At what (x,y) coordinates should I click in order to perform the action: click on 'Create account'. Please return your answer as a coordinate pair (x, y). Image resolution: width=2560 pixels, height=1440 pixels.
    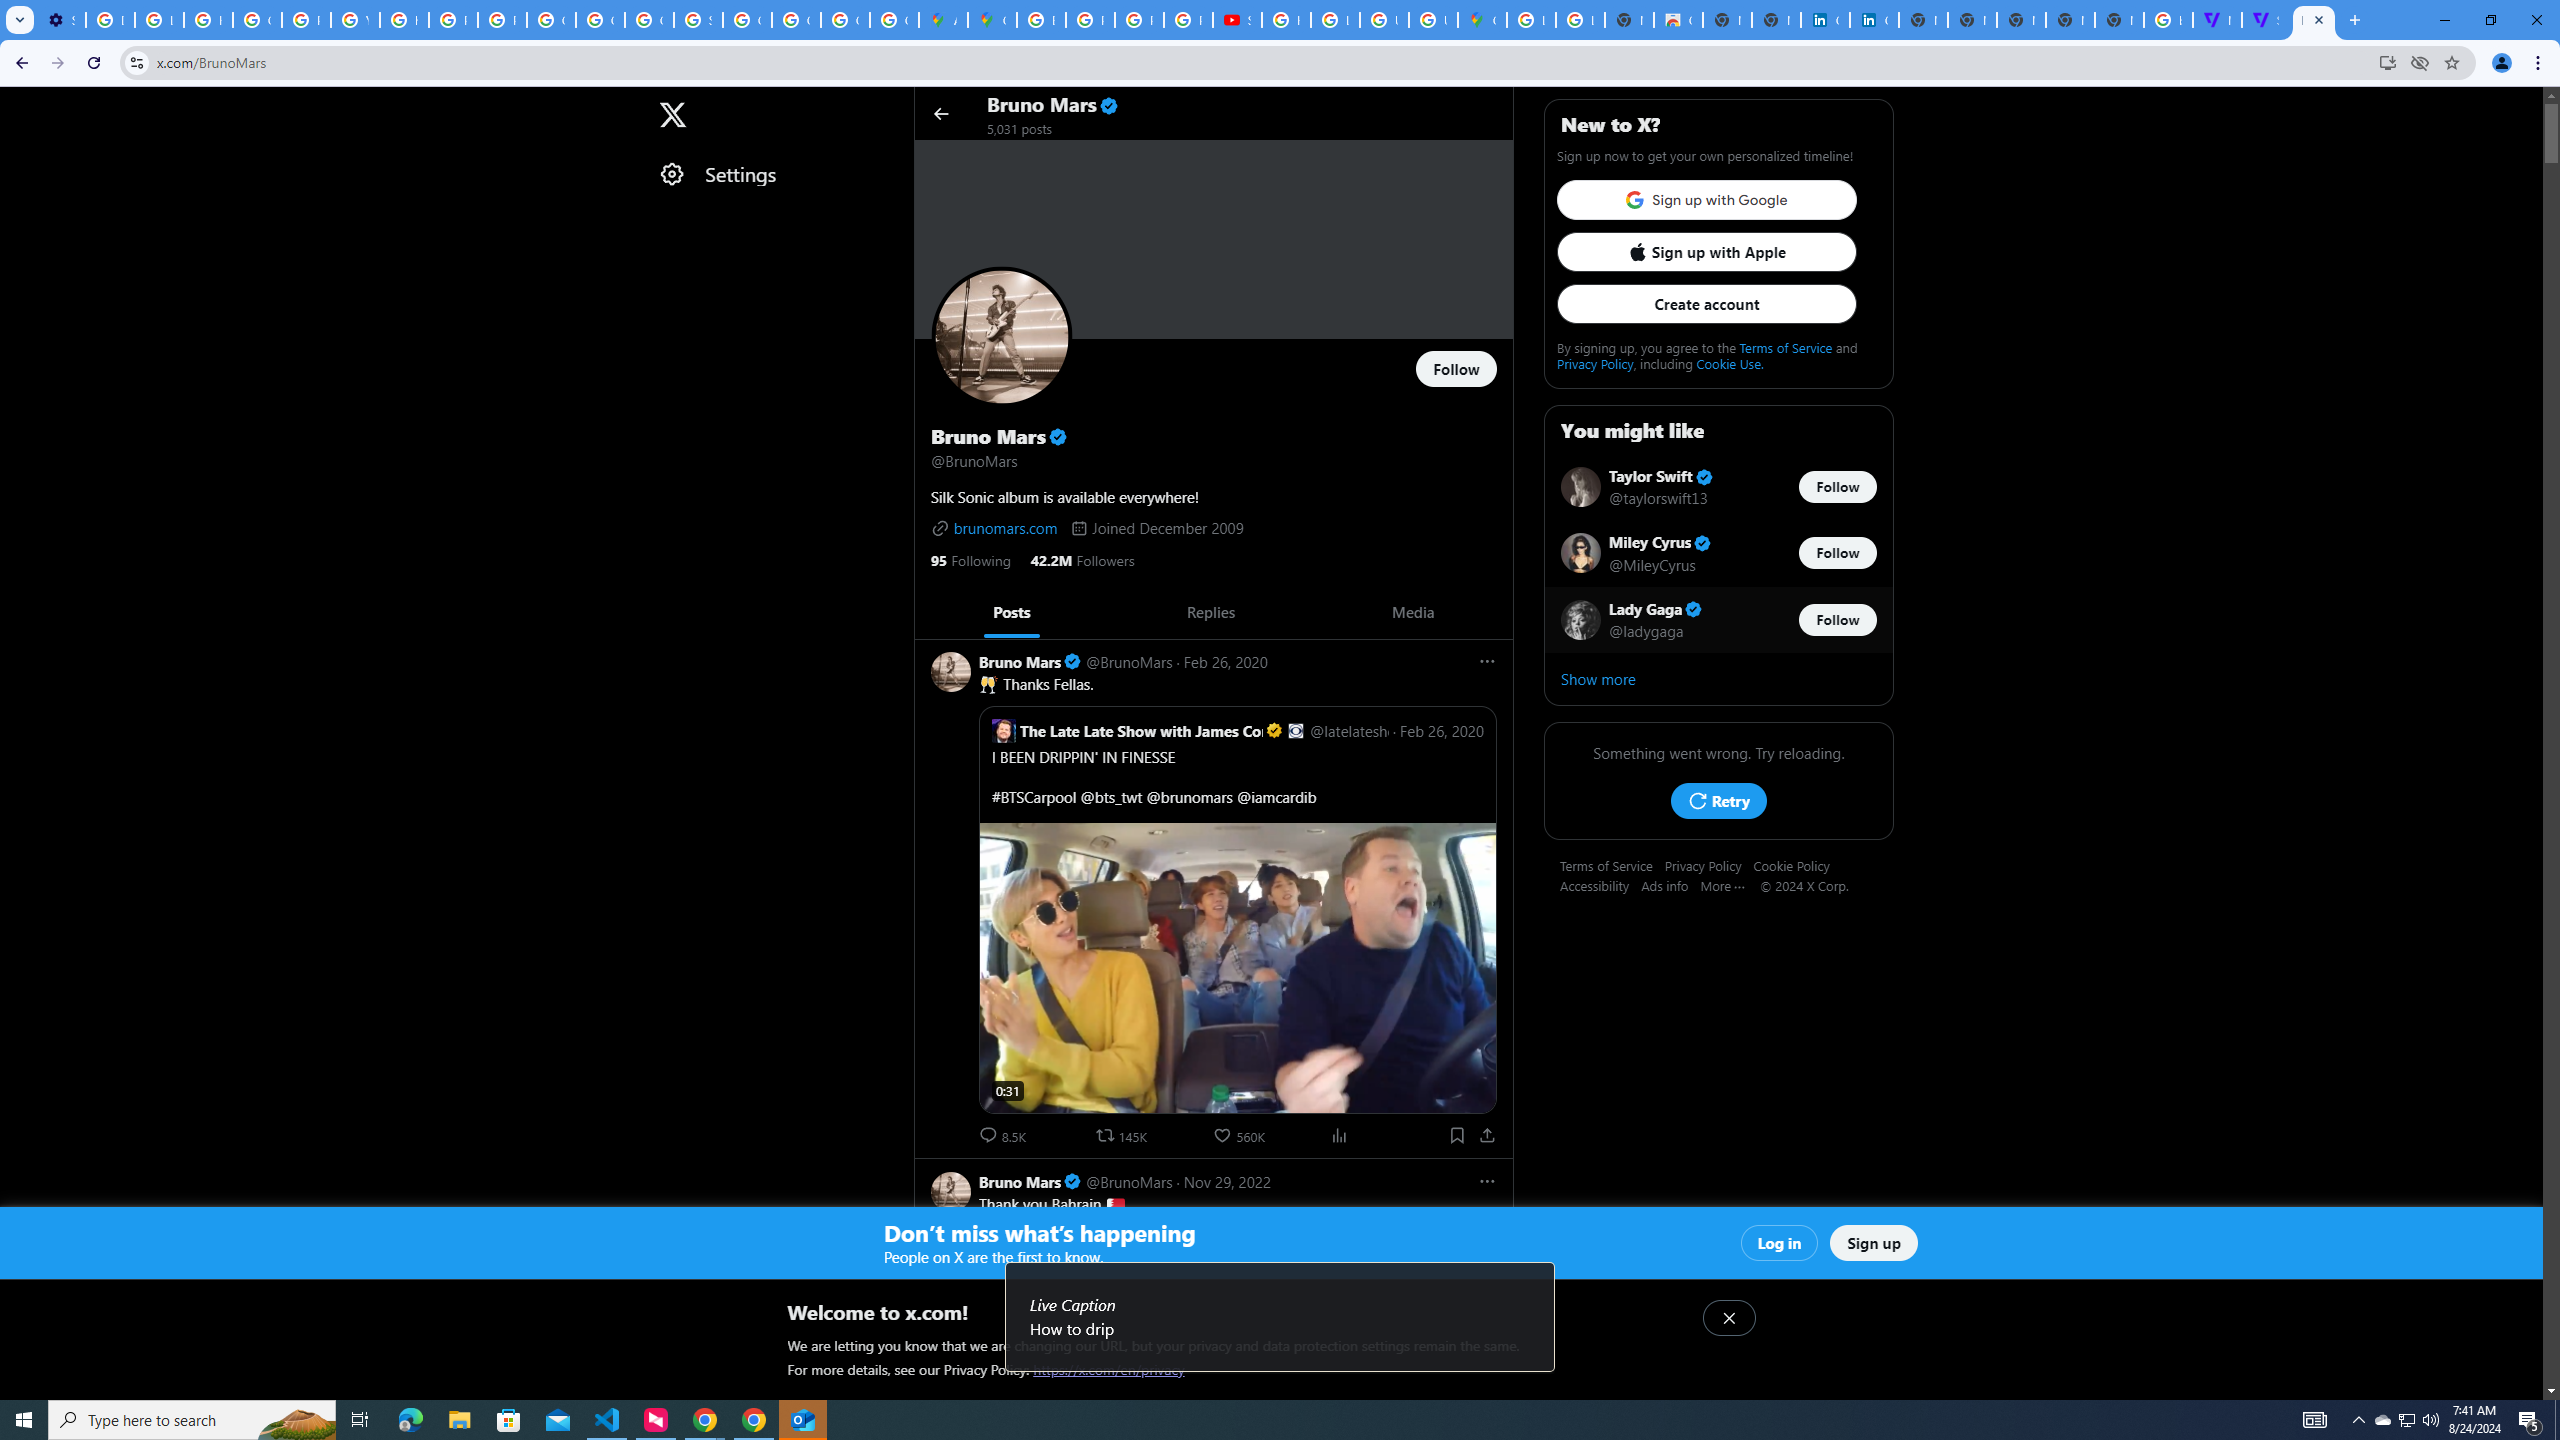
    Looking at the image, I should click on (1705, 302).